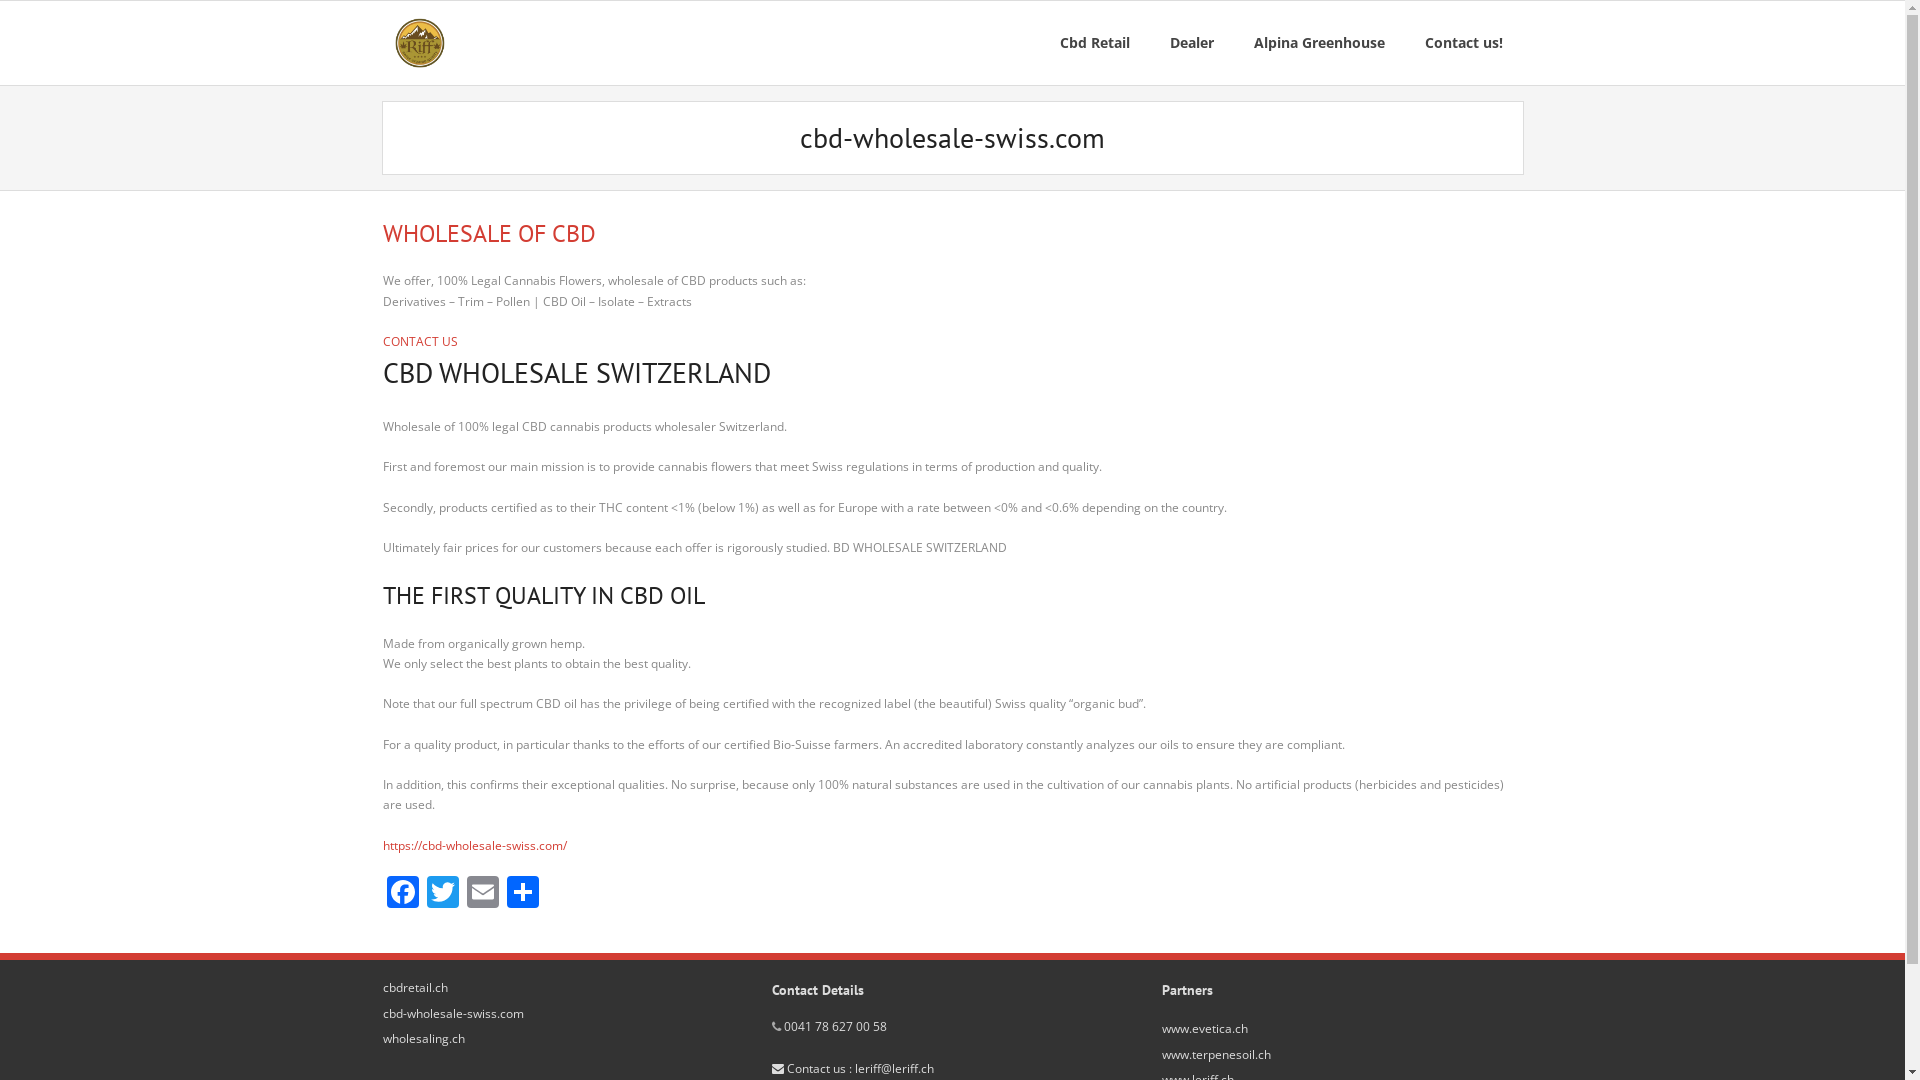 The height and width of the screenshot is (1080, 1920). What do you see at coordinates (835, 1026) in the screenshot?
I see `'0041 78 627 00 58'` at bounding box center [835, 1026].